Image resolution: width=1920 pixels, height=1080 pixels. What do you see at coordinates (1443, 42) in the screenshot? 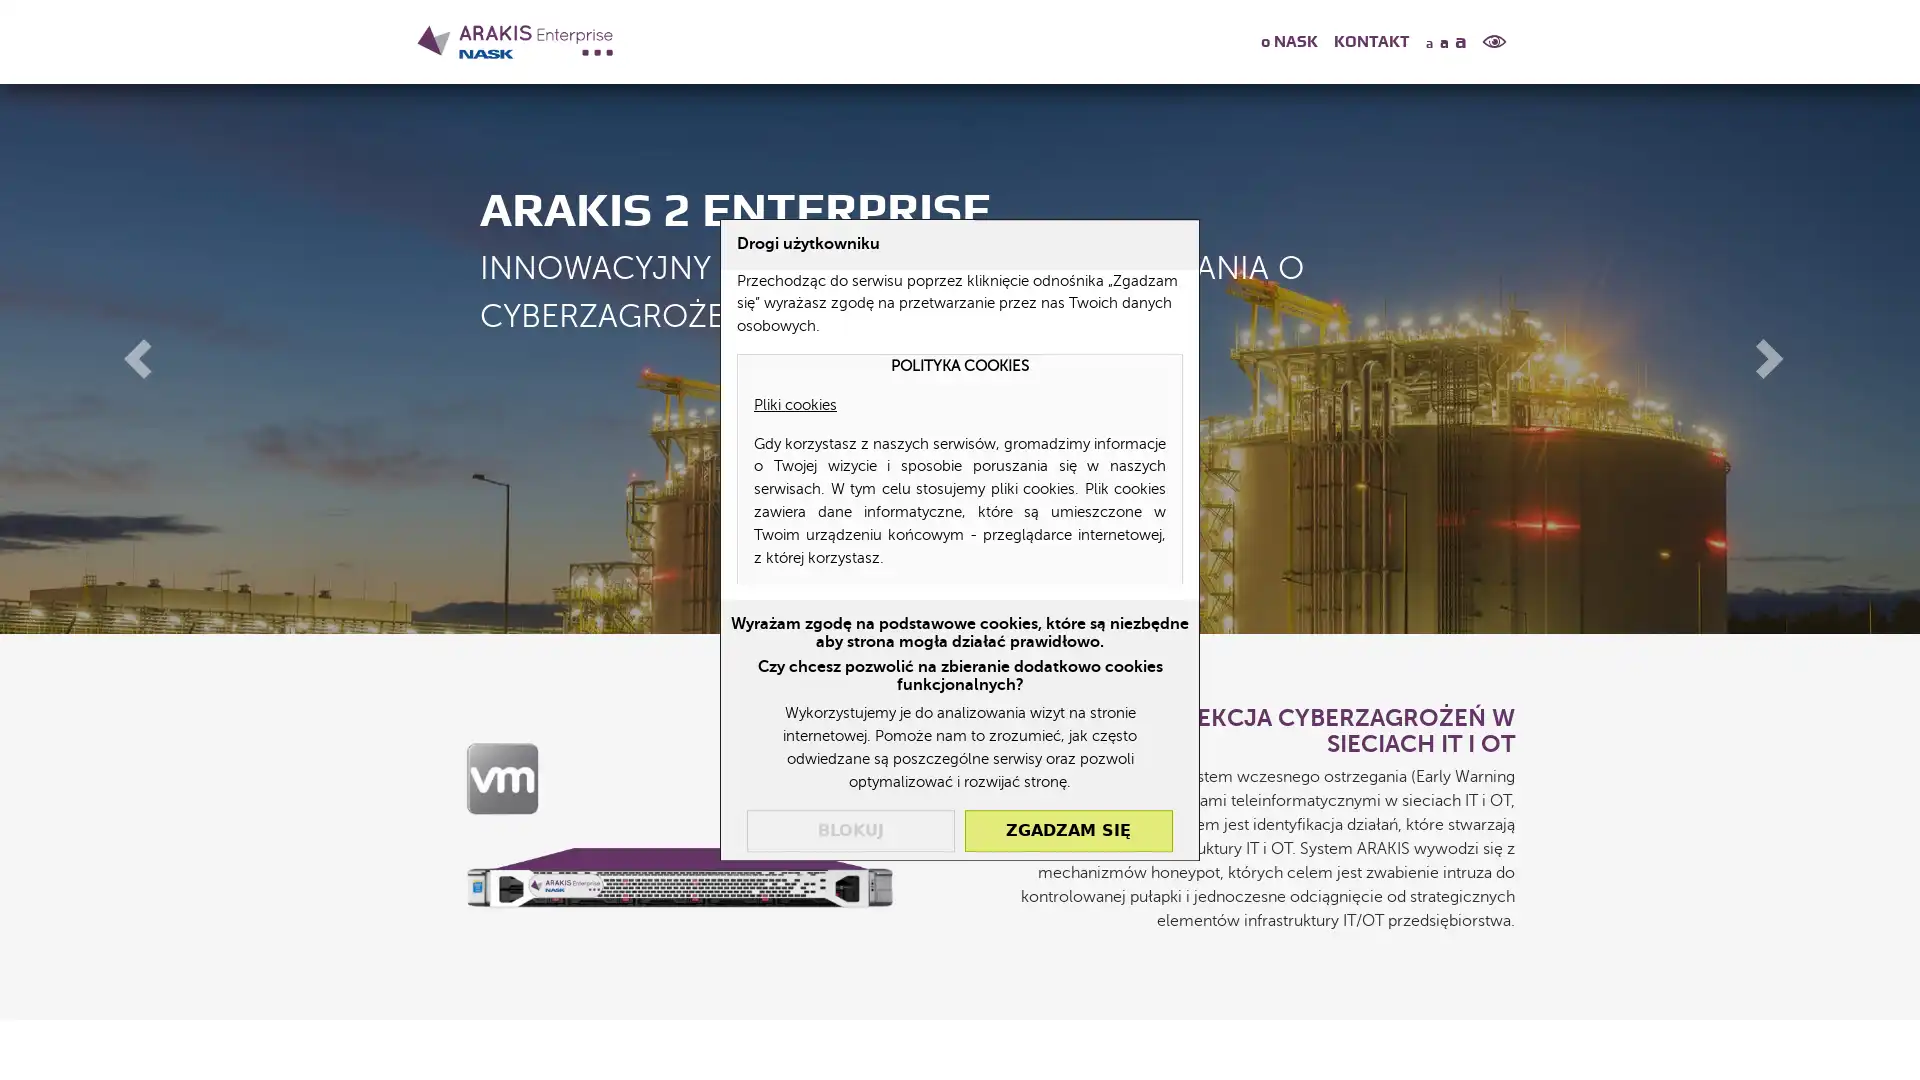
I see `a` at bounding box center [1443, 42].